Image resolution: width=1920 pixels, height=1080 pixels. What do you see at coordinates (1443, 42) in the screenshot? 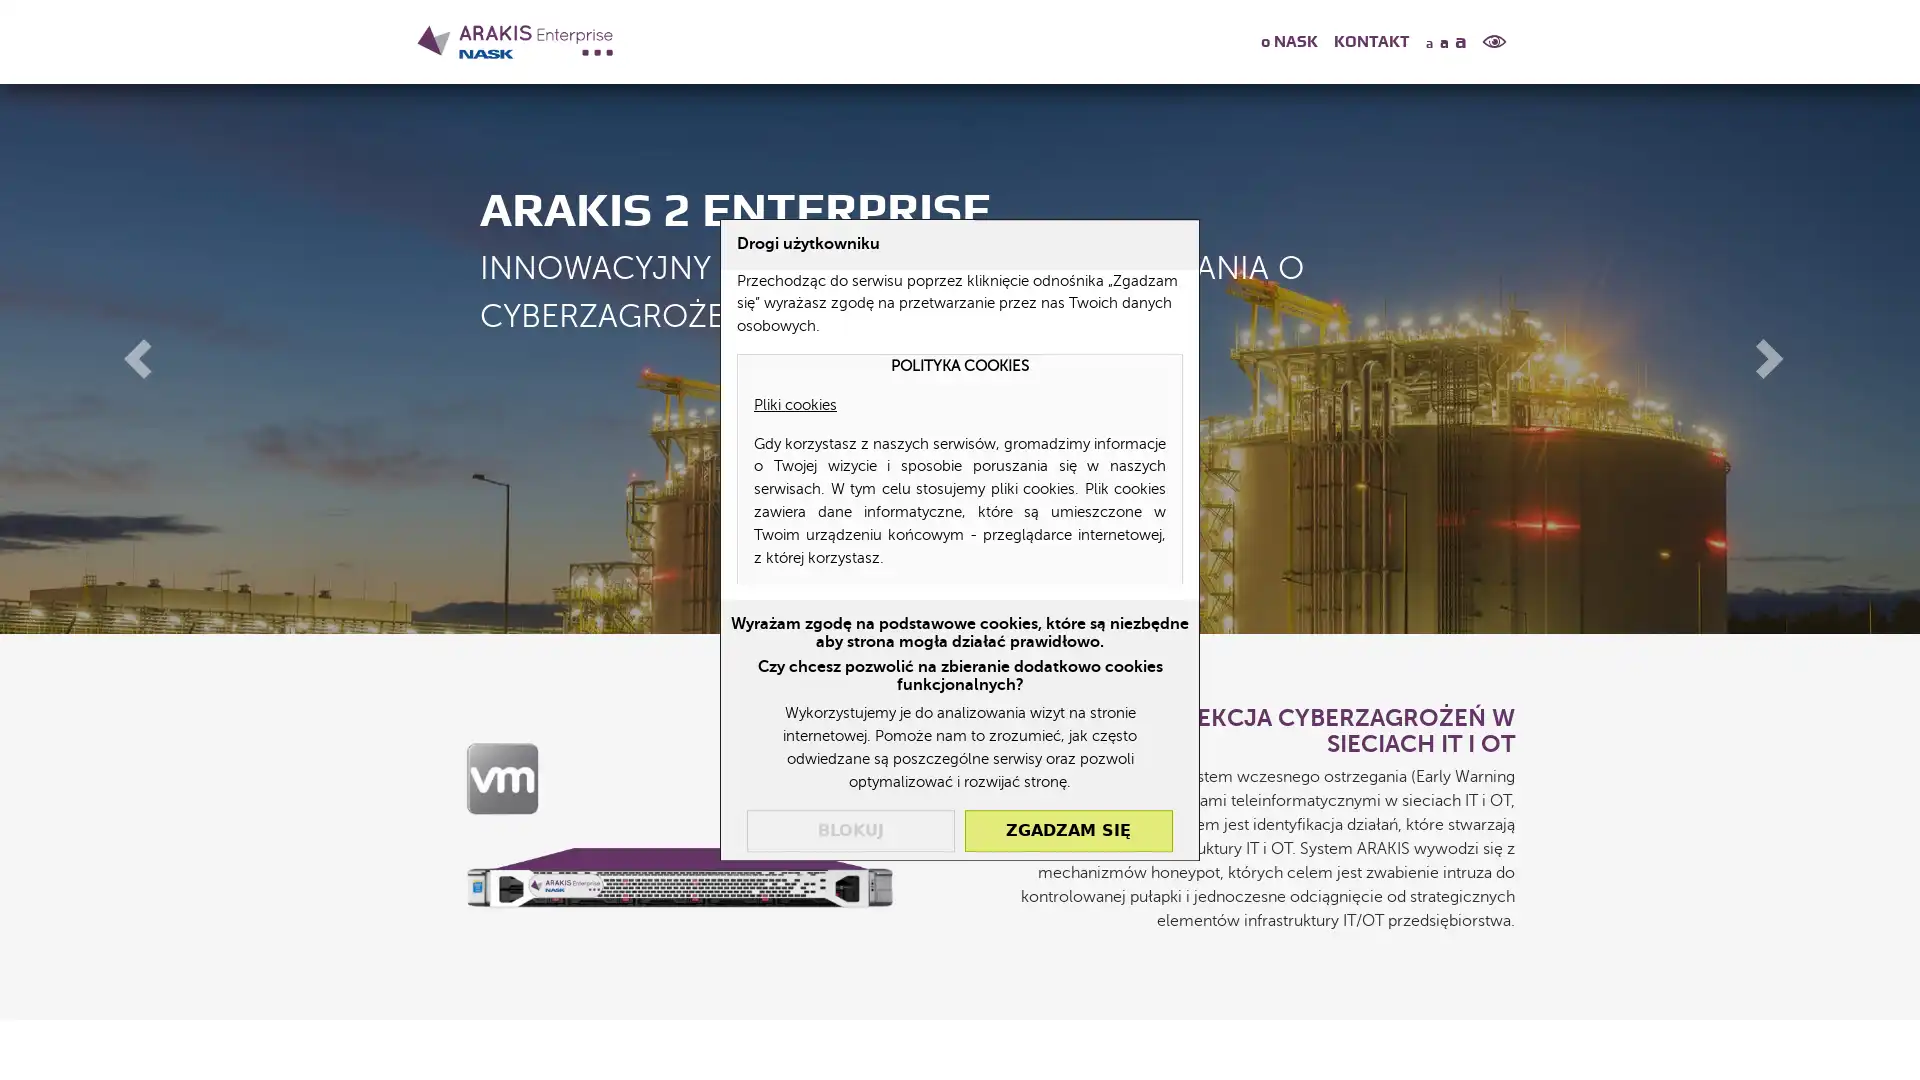
I see `a` at bounding box center [1443, 42].